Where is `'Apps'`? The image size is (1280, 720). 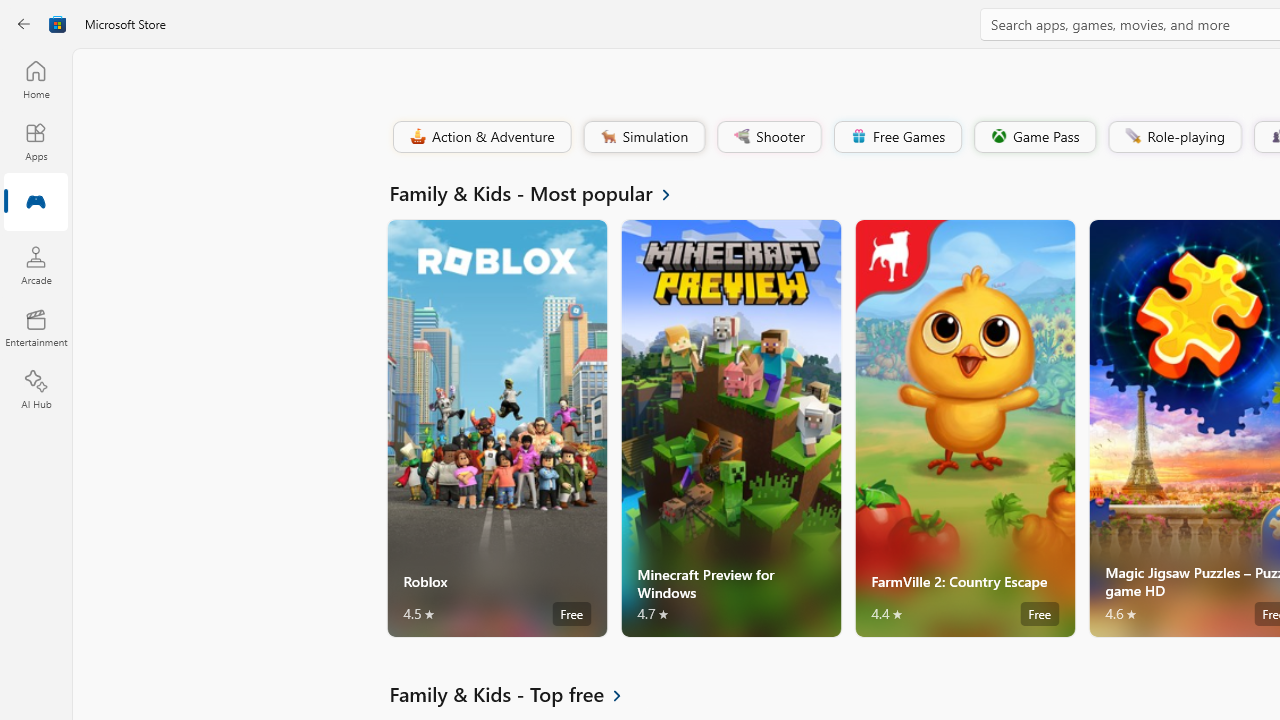 'Apps' is located at coordinates (35, 140).